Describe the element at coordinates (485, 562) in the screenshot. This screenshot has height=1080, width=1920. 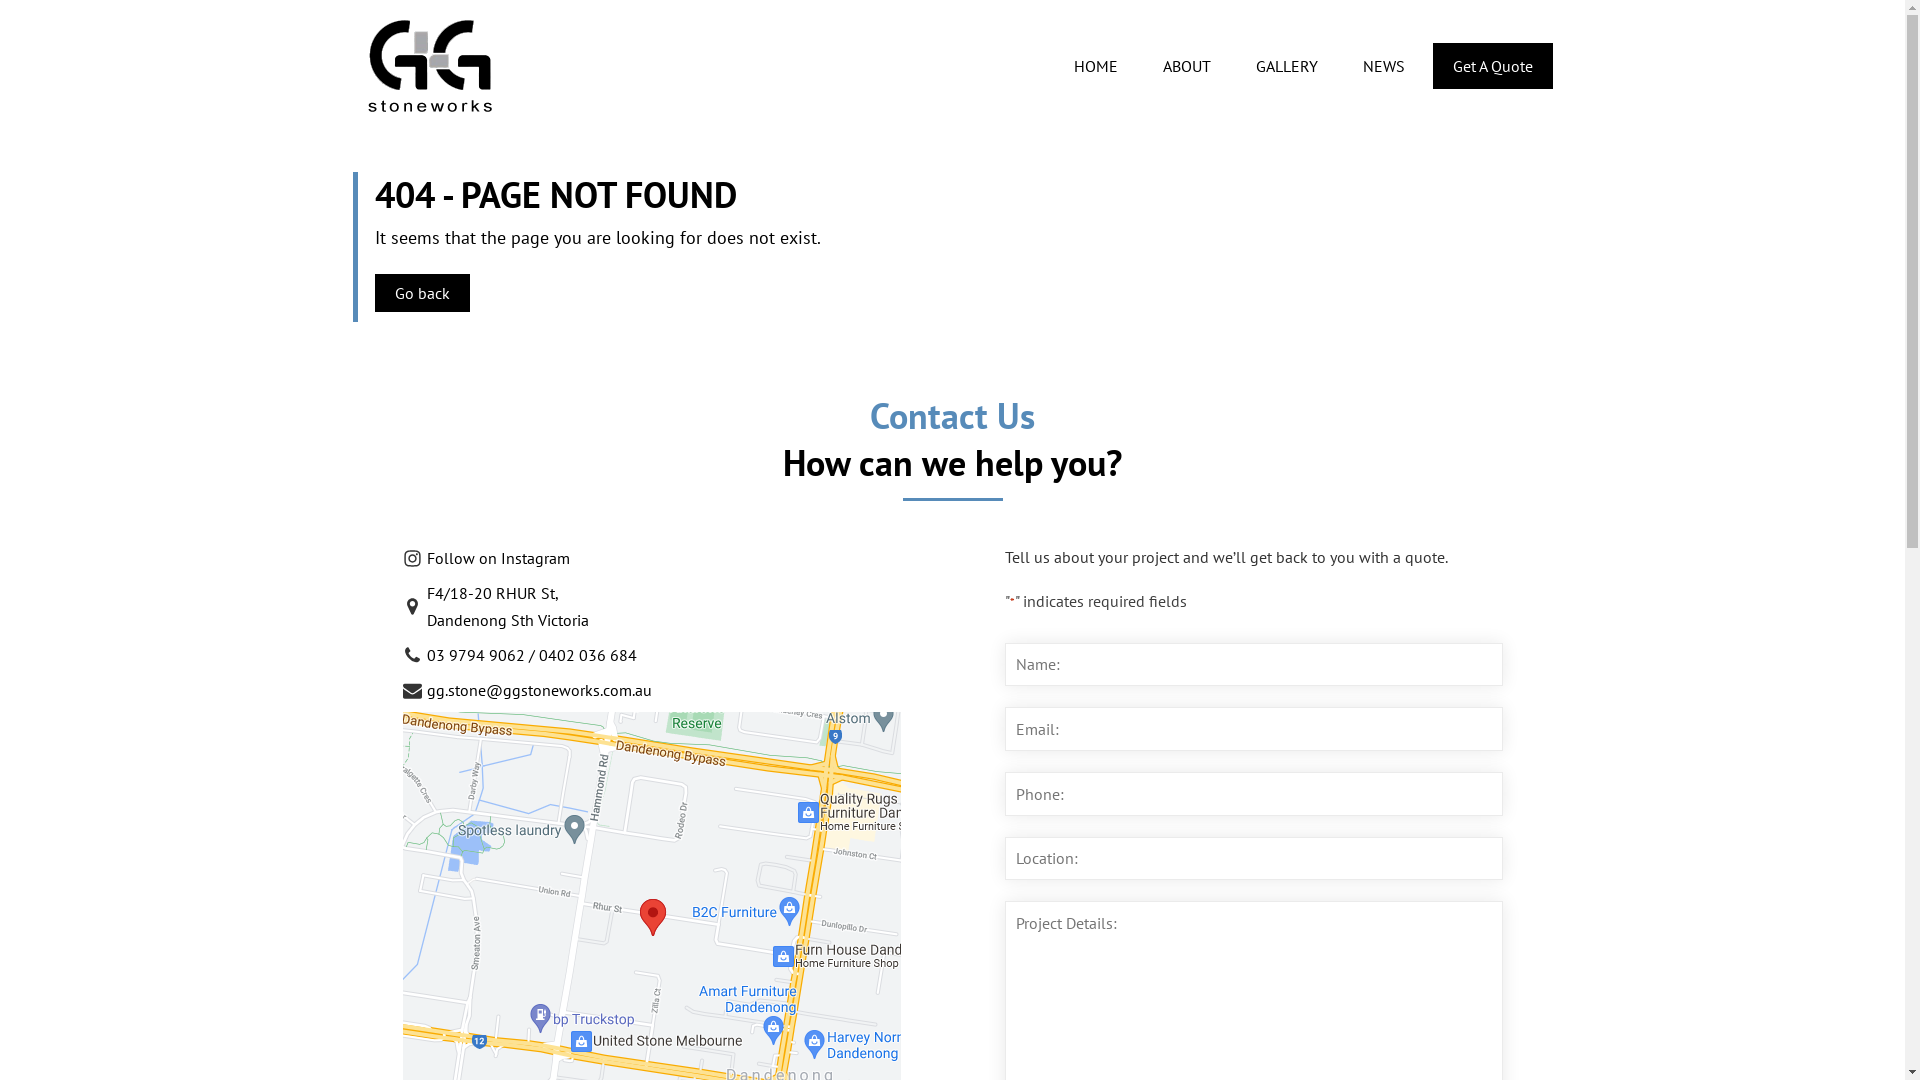
I see `'Follow on Instagram'` at that location.